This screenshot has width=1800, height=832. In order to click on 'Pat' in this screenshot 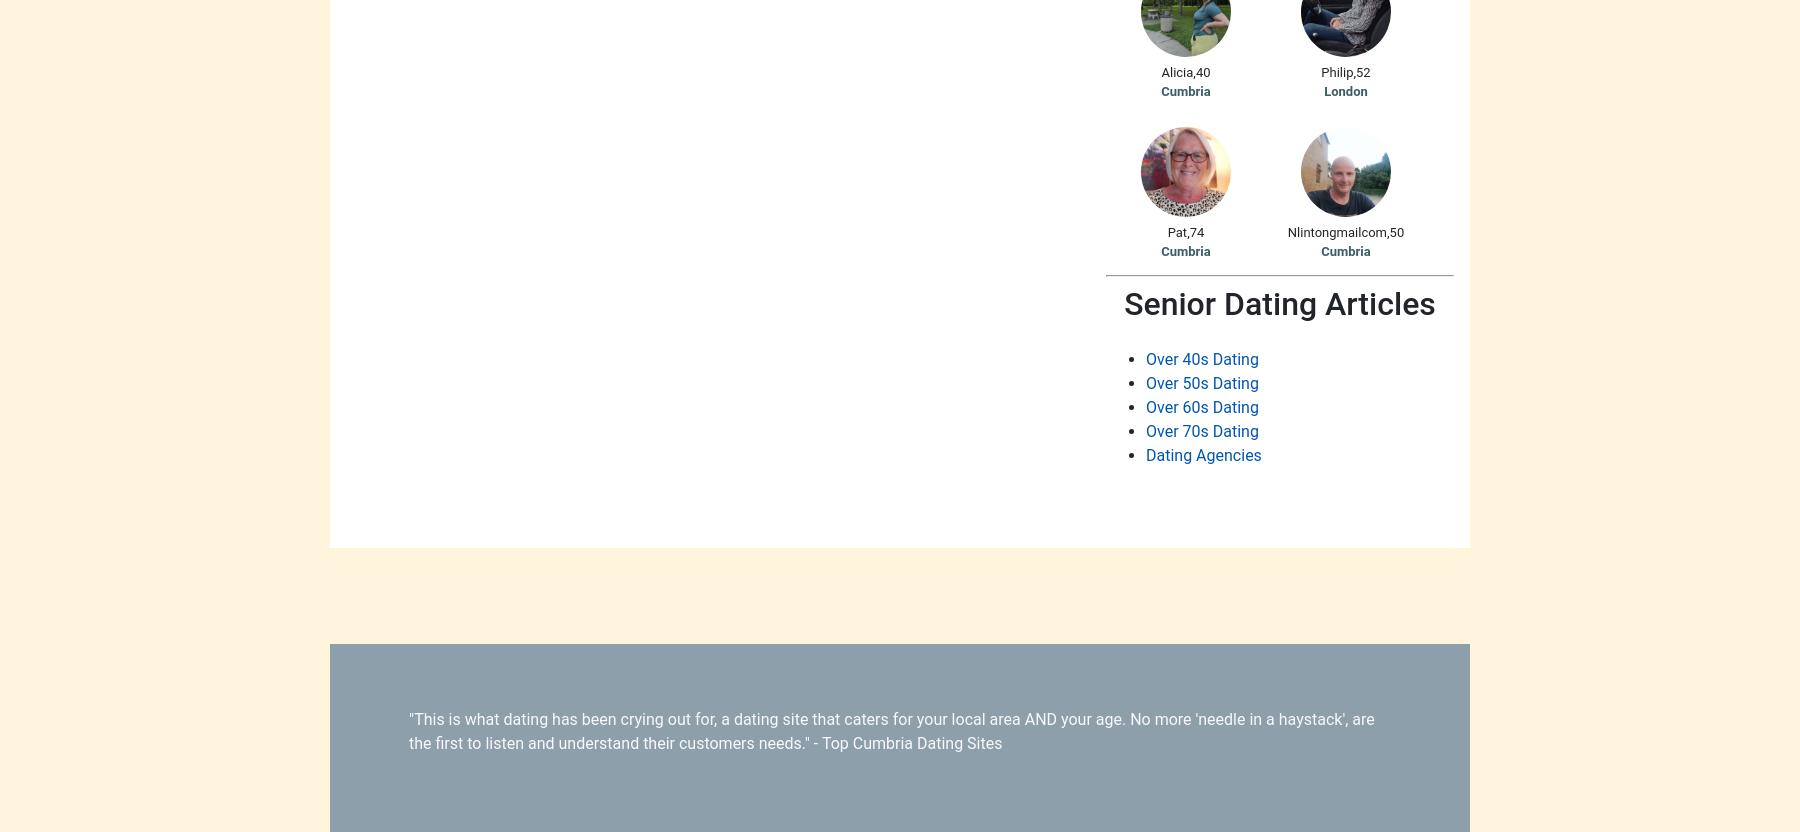, I will do `click(1176, 231)`.